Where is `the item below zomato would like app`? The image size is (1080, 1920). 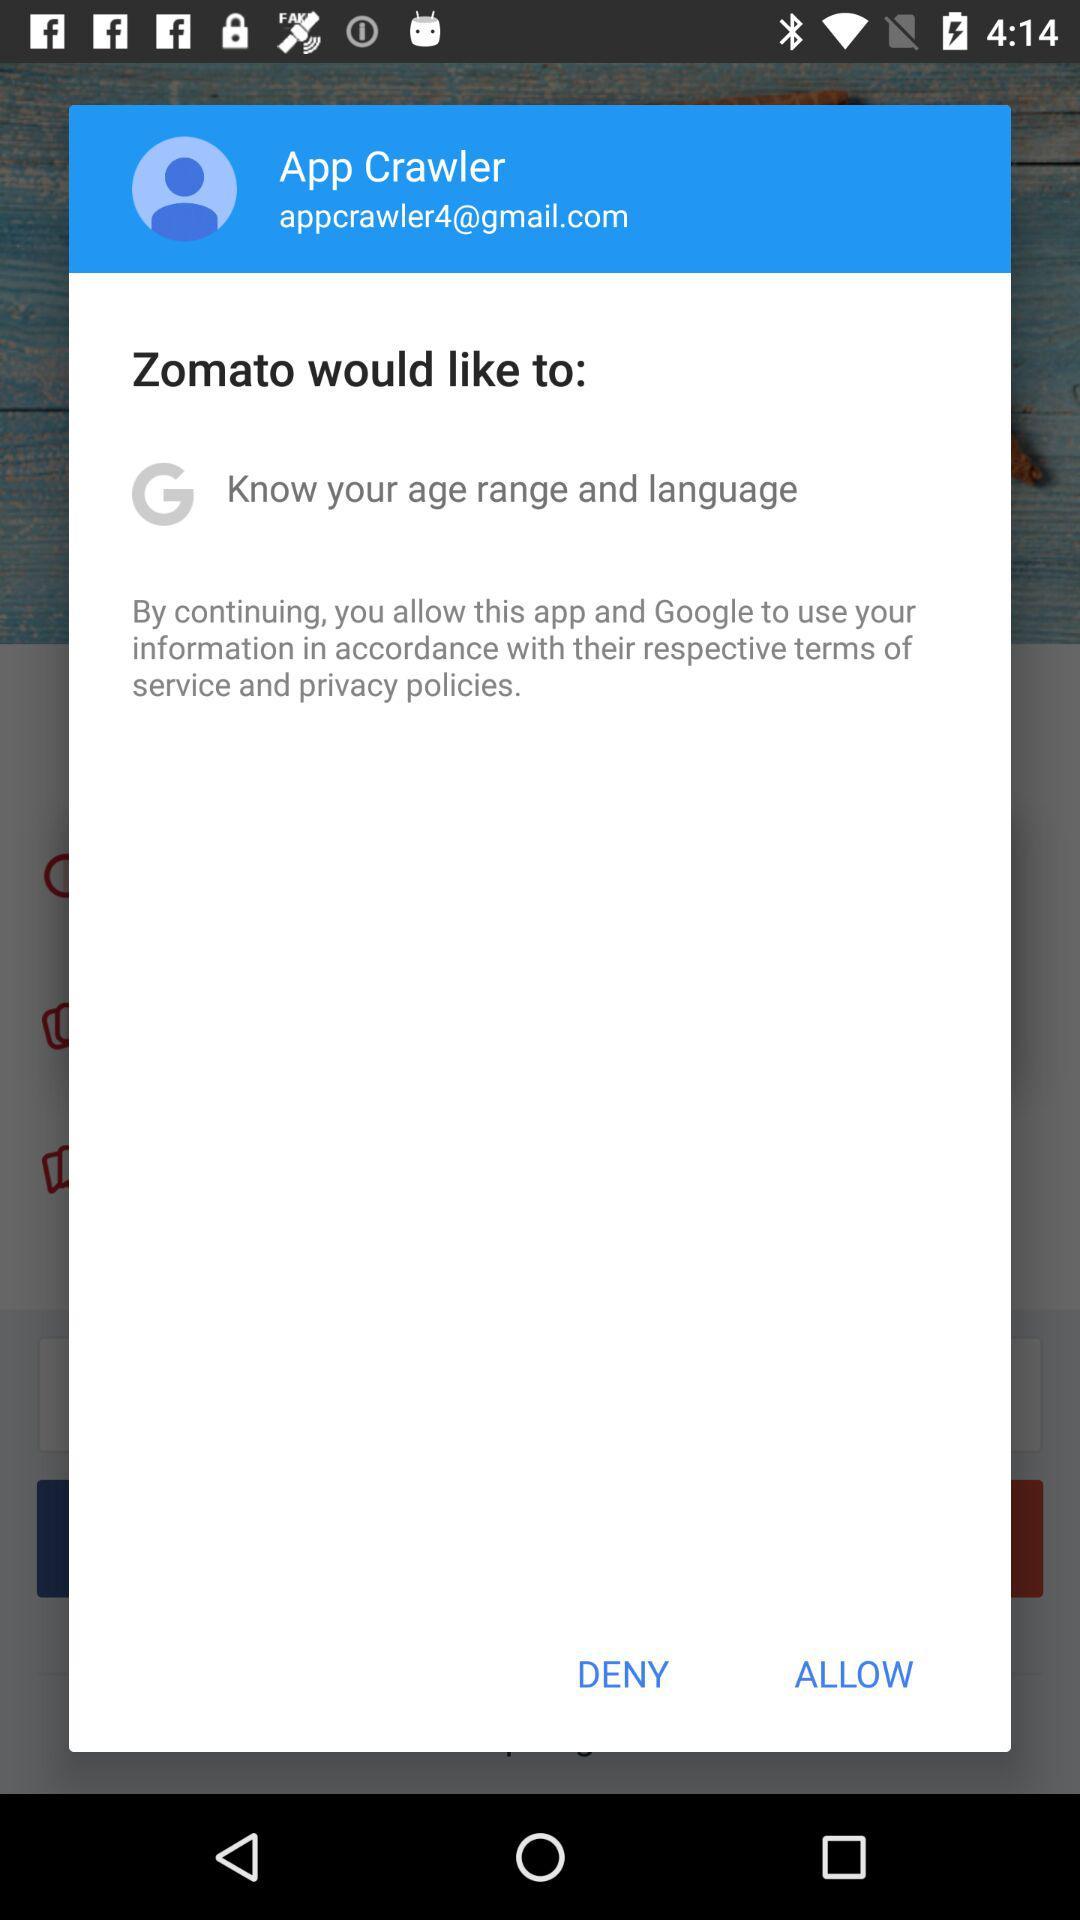 the item below zomato would like app is located at coordinates (511, 487).